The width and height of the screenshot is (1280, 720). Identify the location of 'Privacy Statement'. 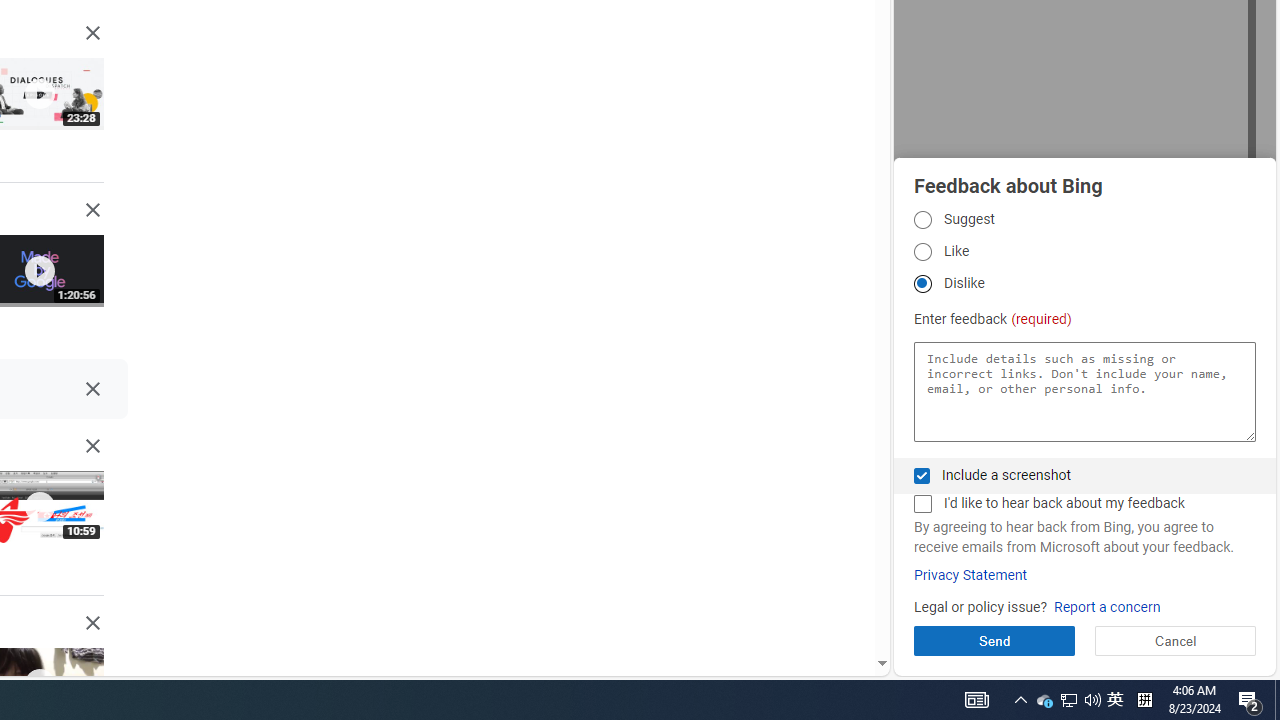
(970, 575).